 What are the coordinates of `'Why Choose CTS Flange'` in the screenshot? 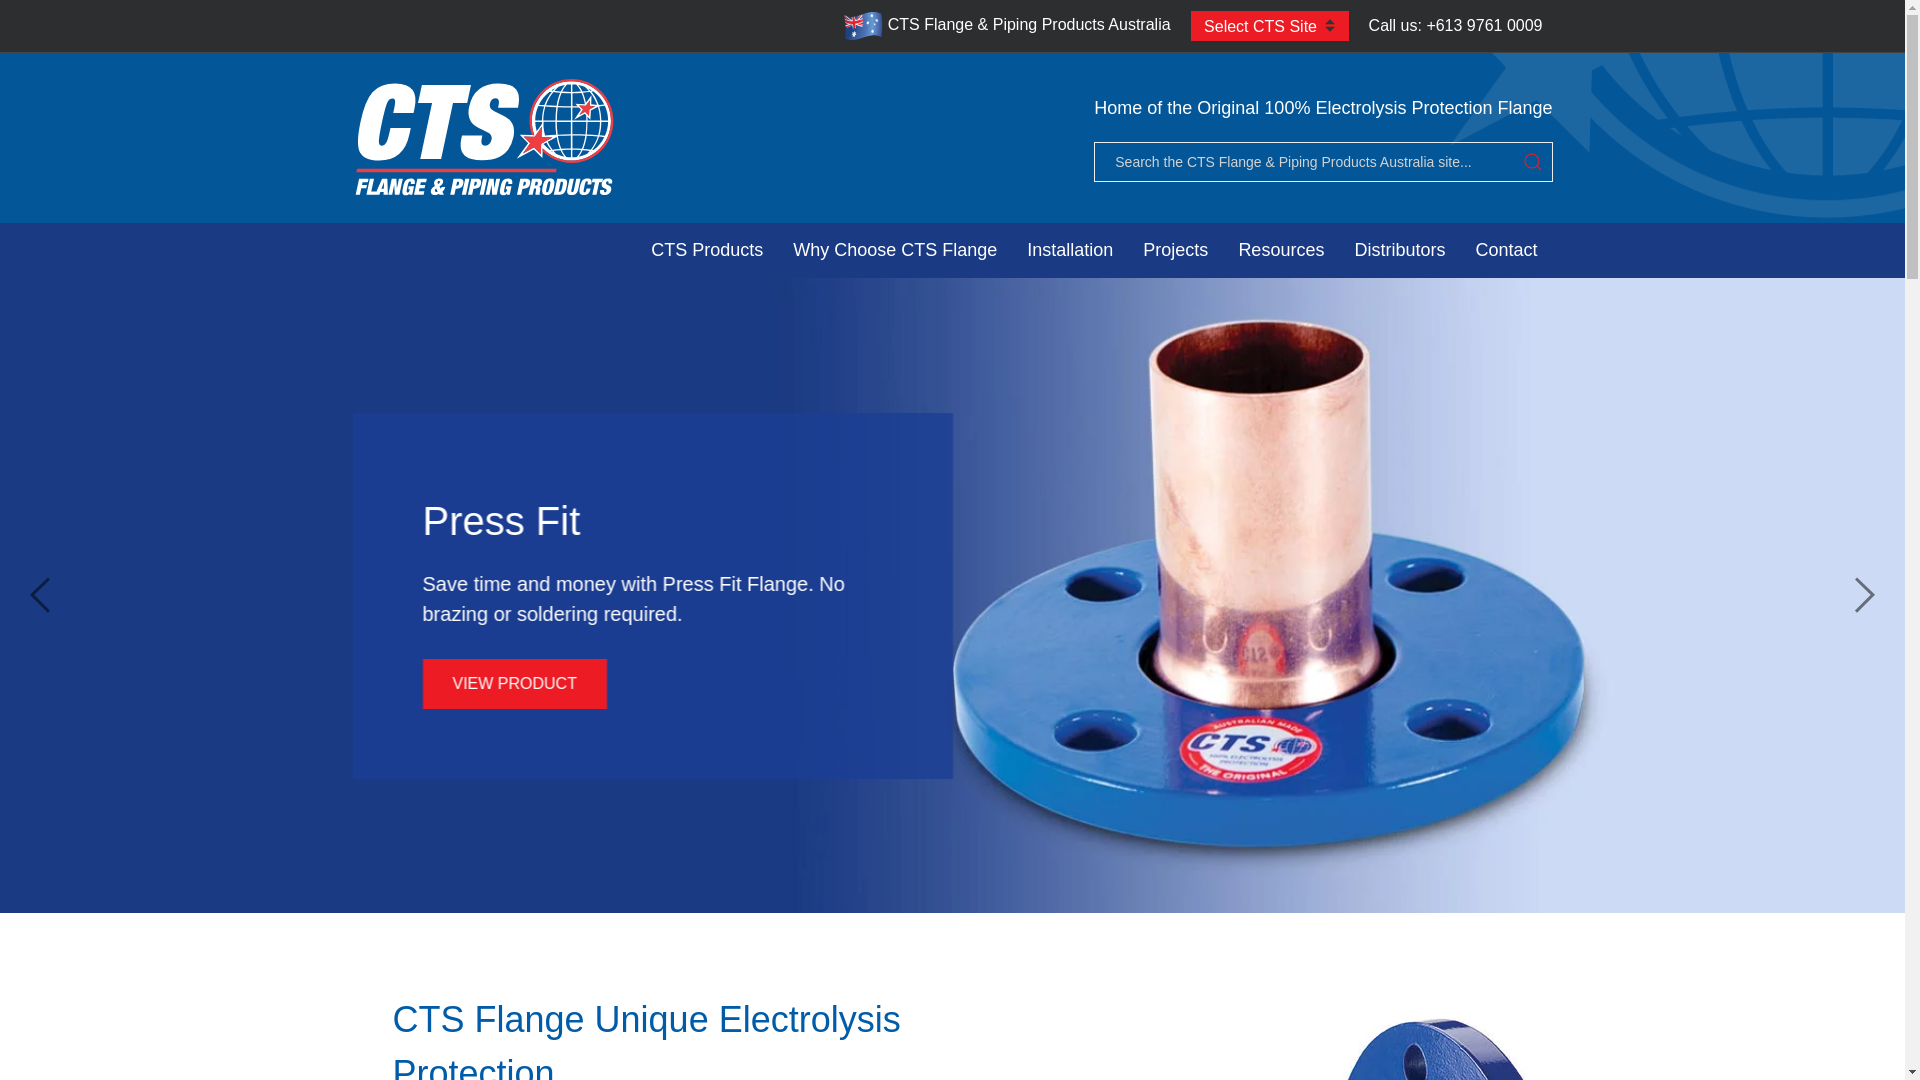 It's located at (776, 249).